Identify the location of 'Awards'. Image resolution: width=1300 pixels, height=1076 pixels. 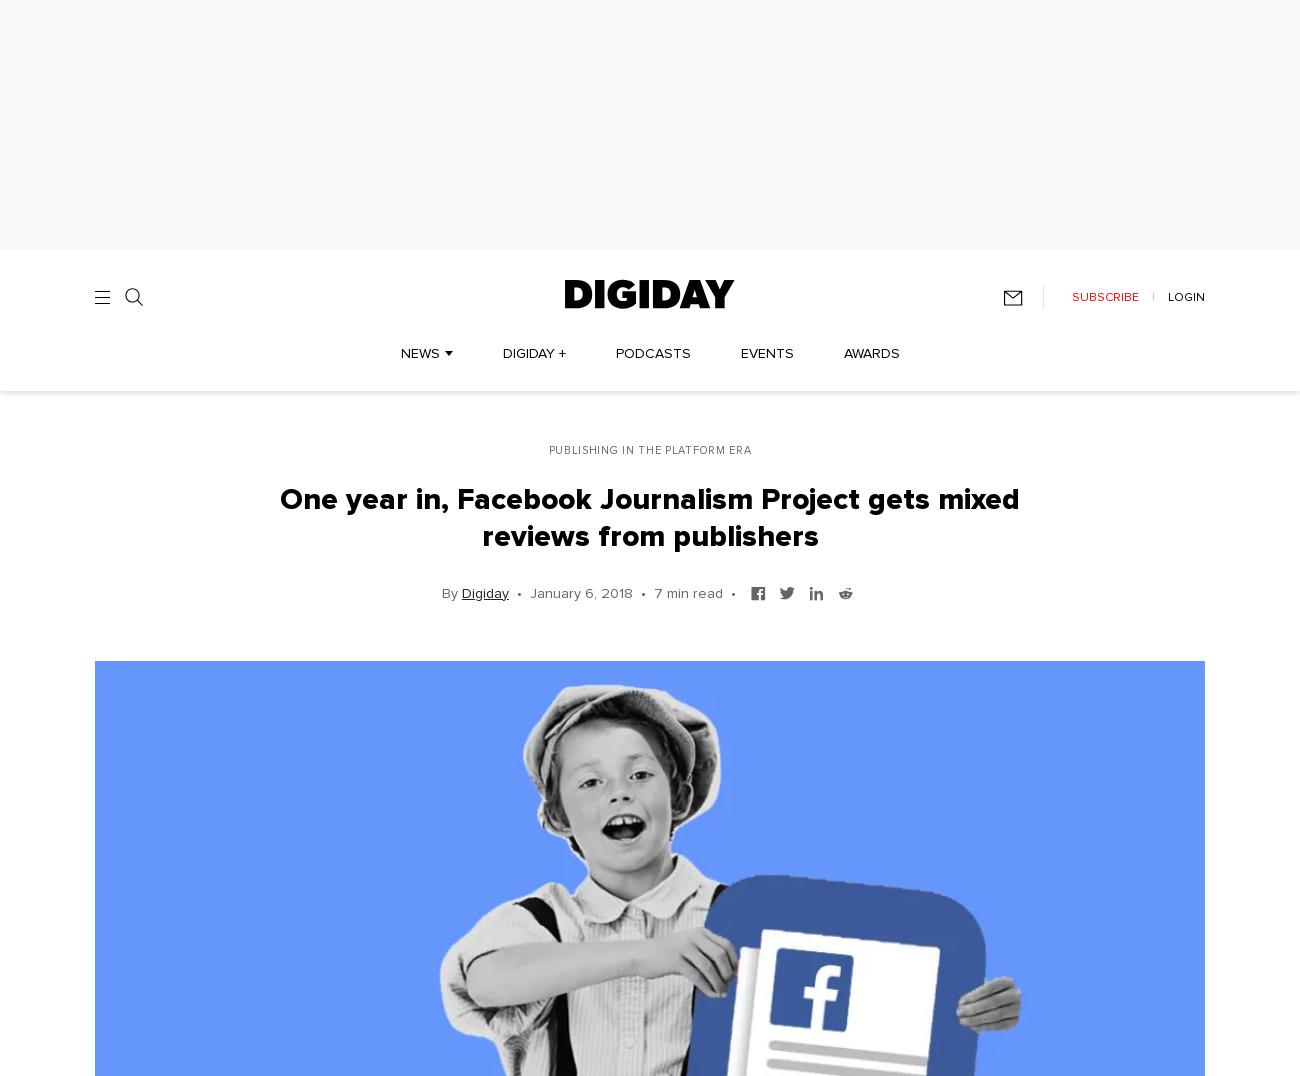
(870, 354).